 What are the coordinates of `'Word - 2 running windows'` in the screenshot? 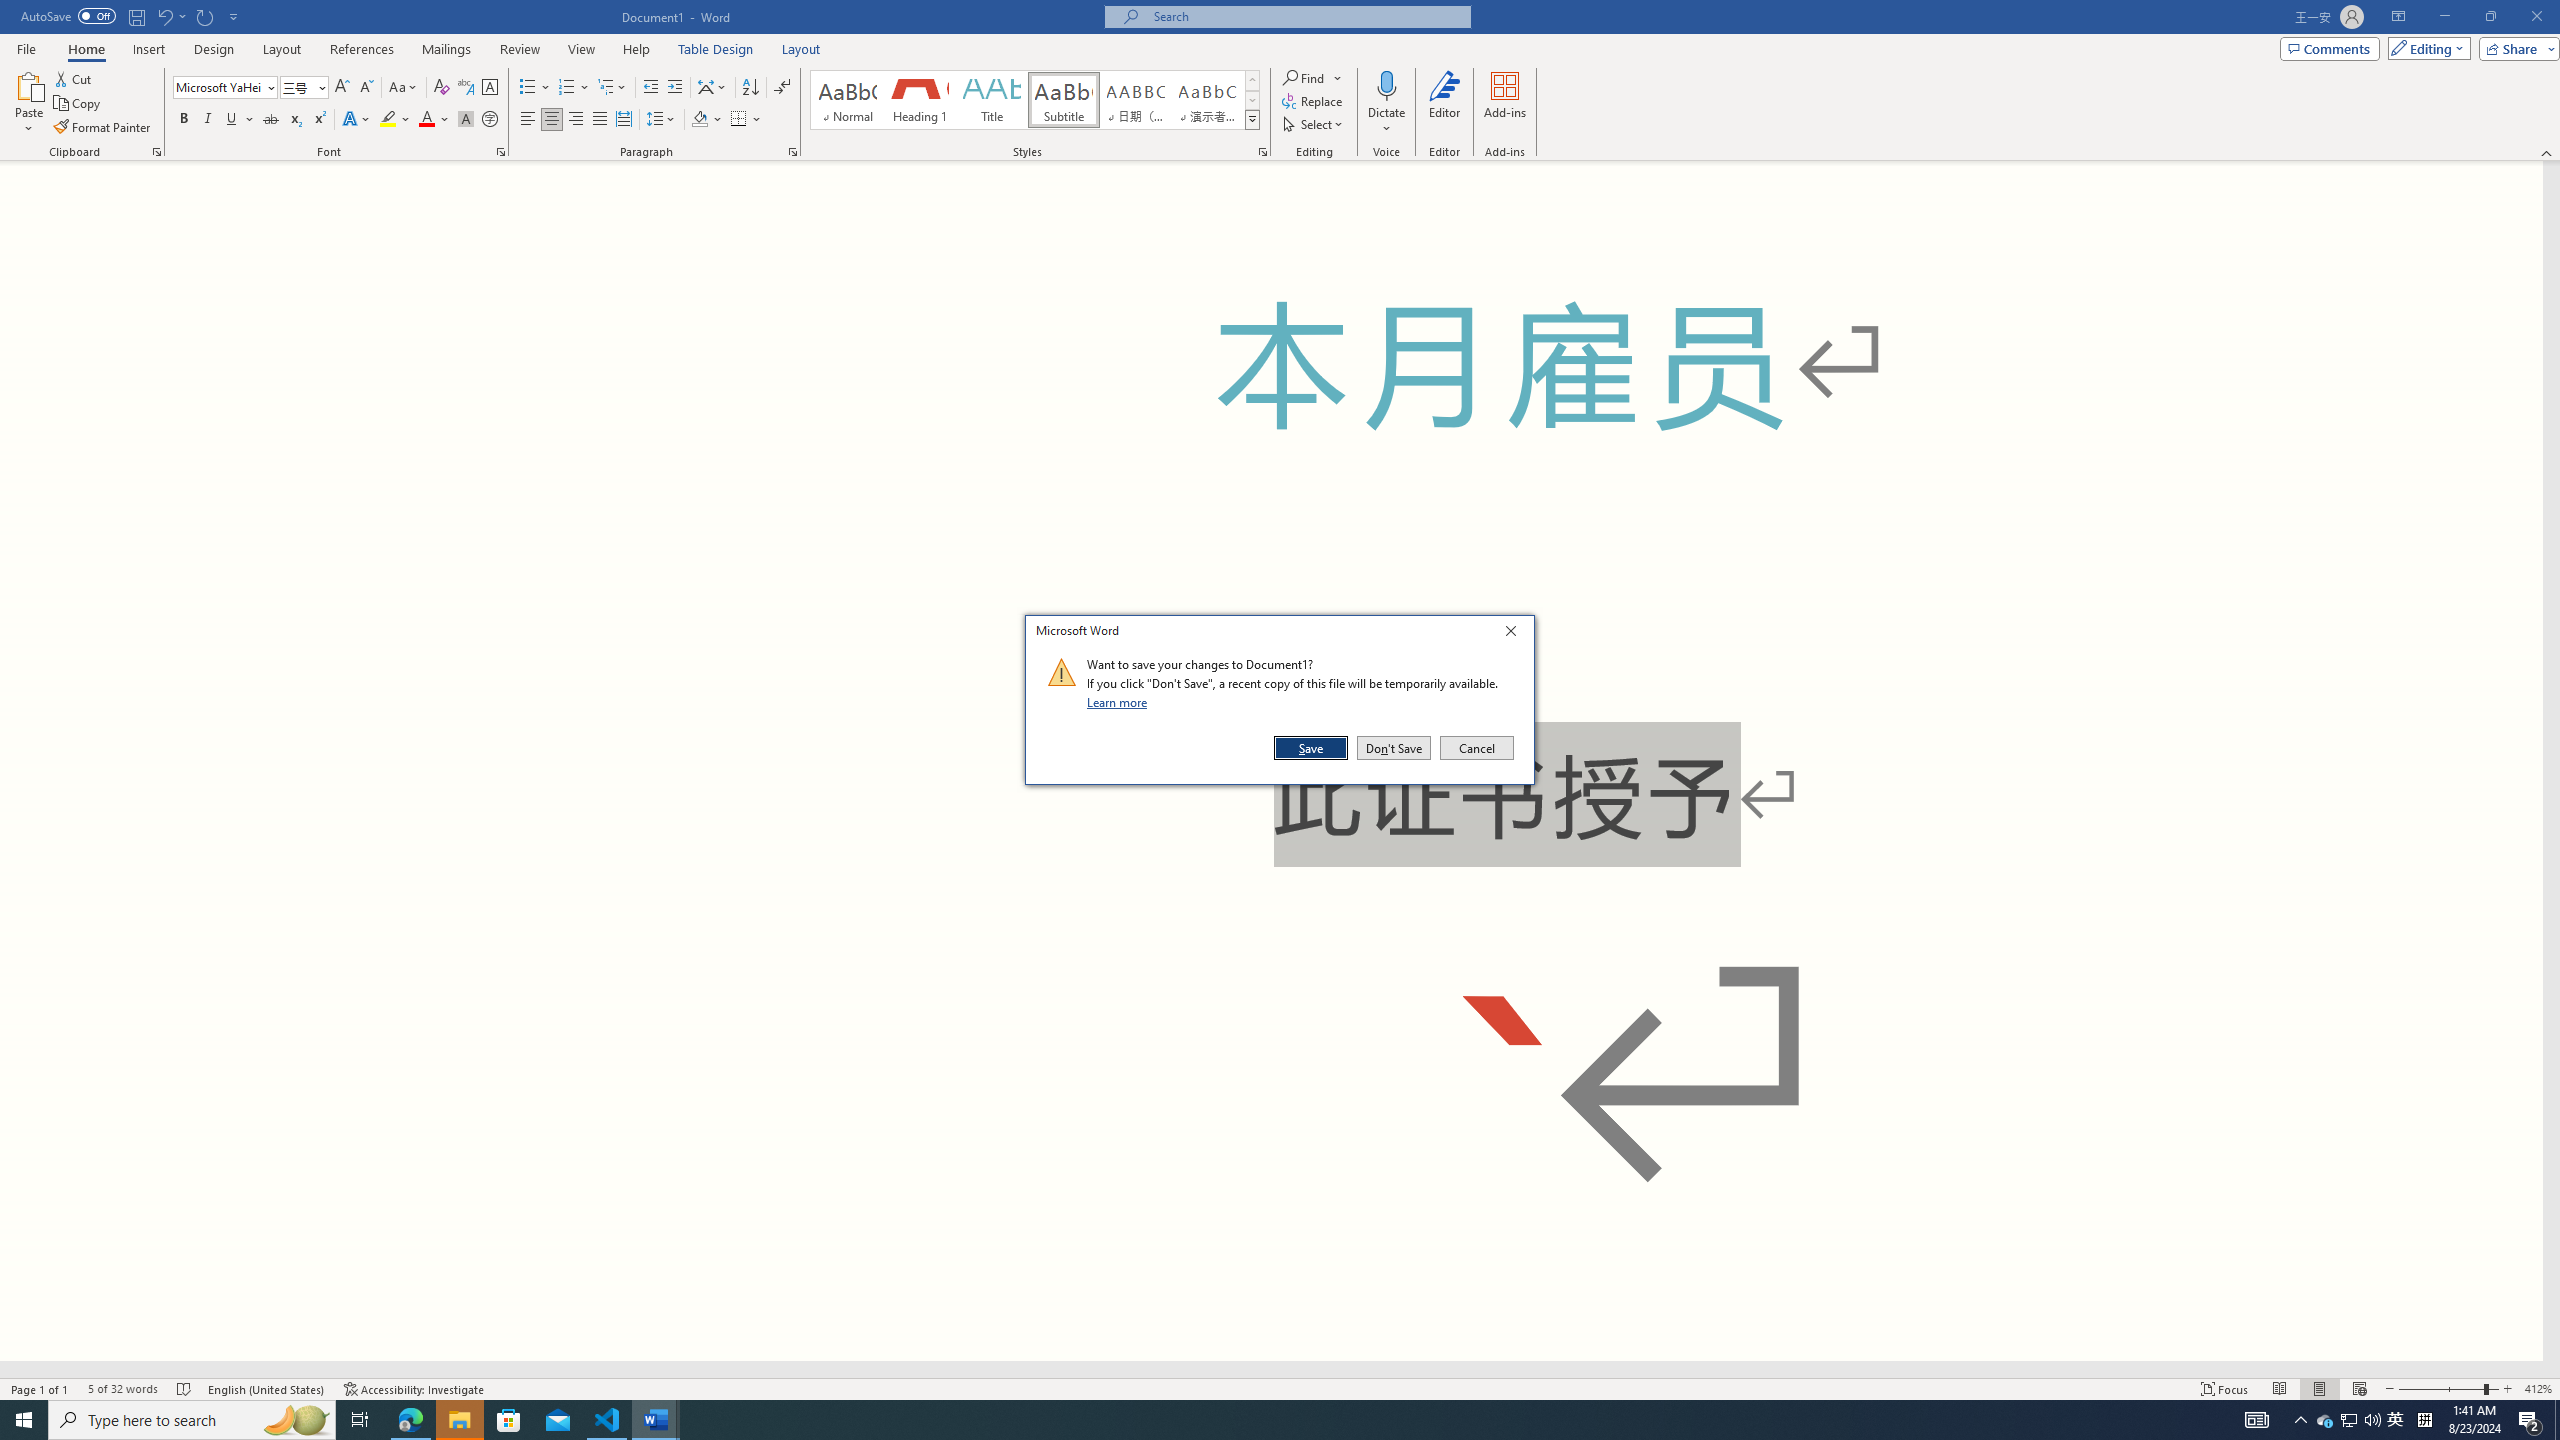 It's located at (656, 1418).